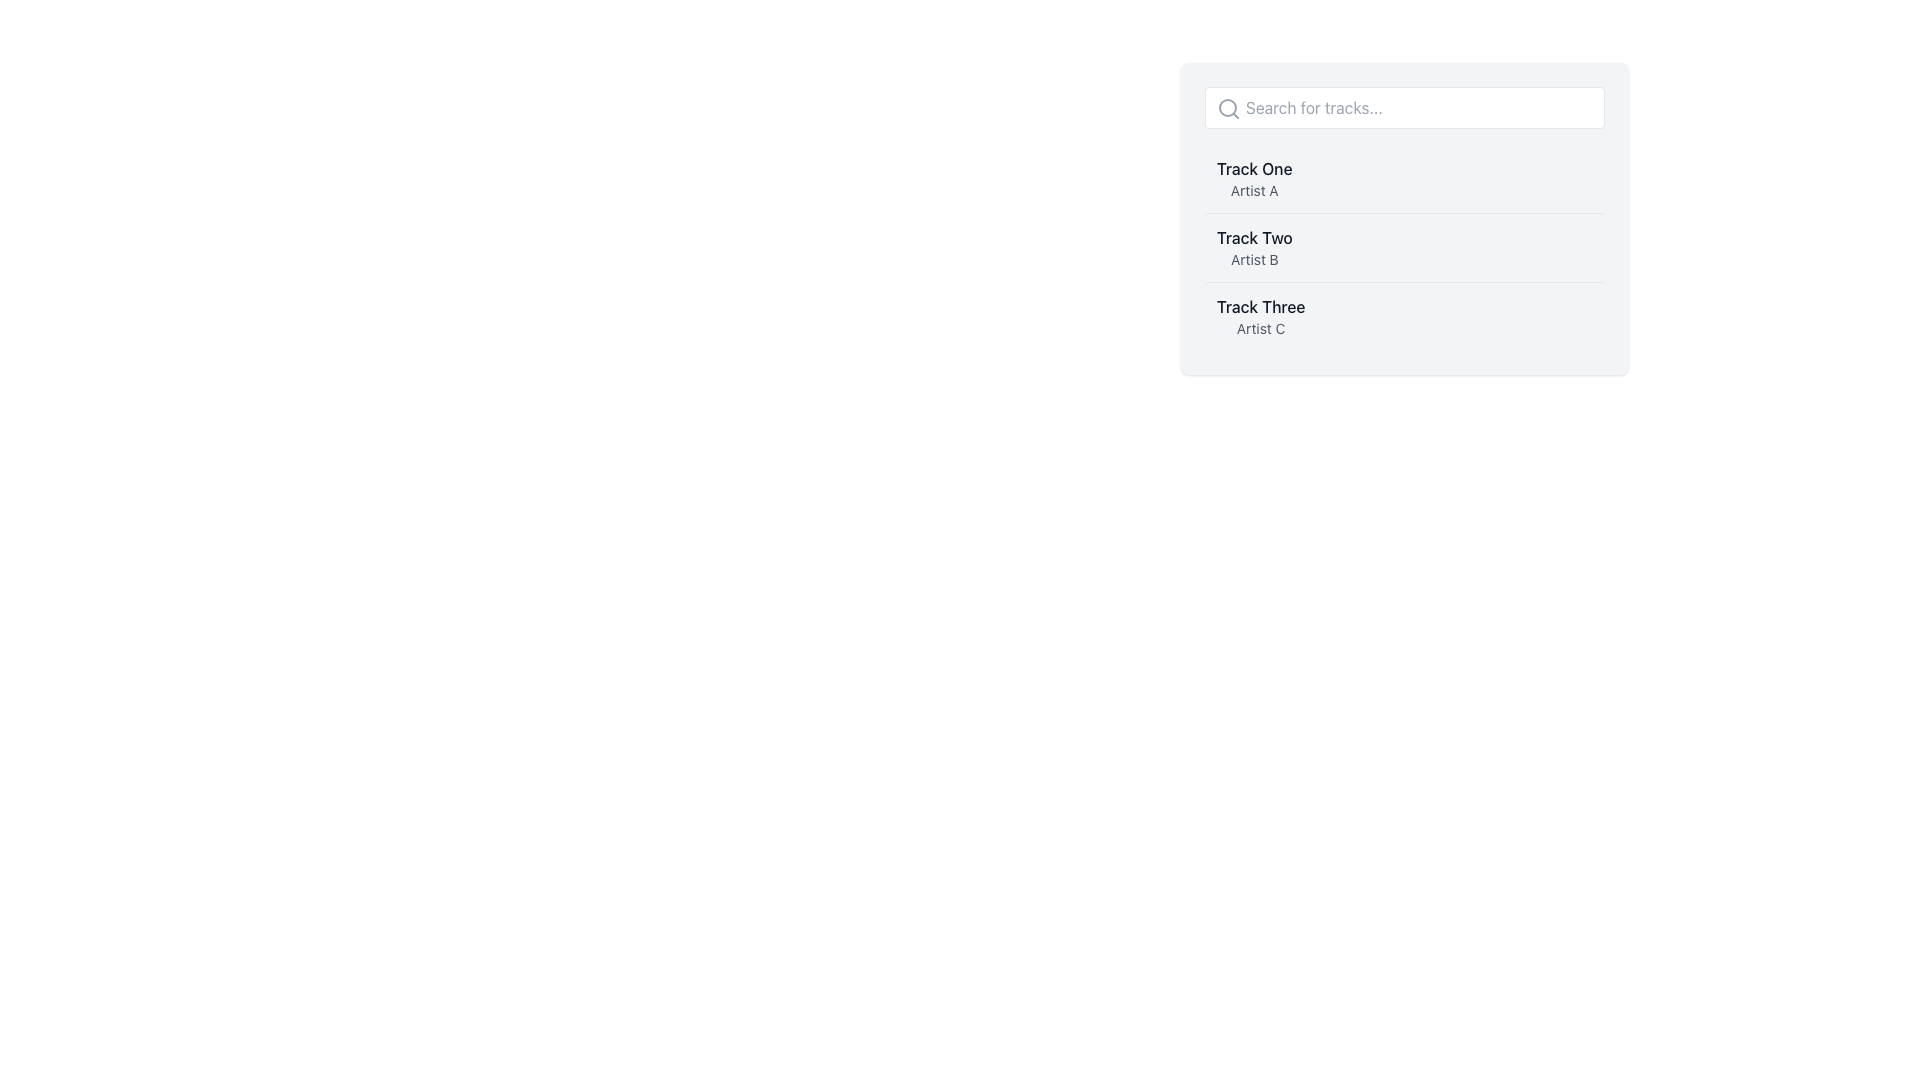 Image resolution: width=1920 pixels, height=1080 pixels. I want to click on the list item displaying 'Track Three' followed by 'Artist C', so click(1404, 315).